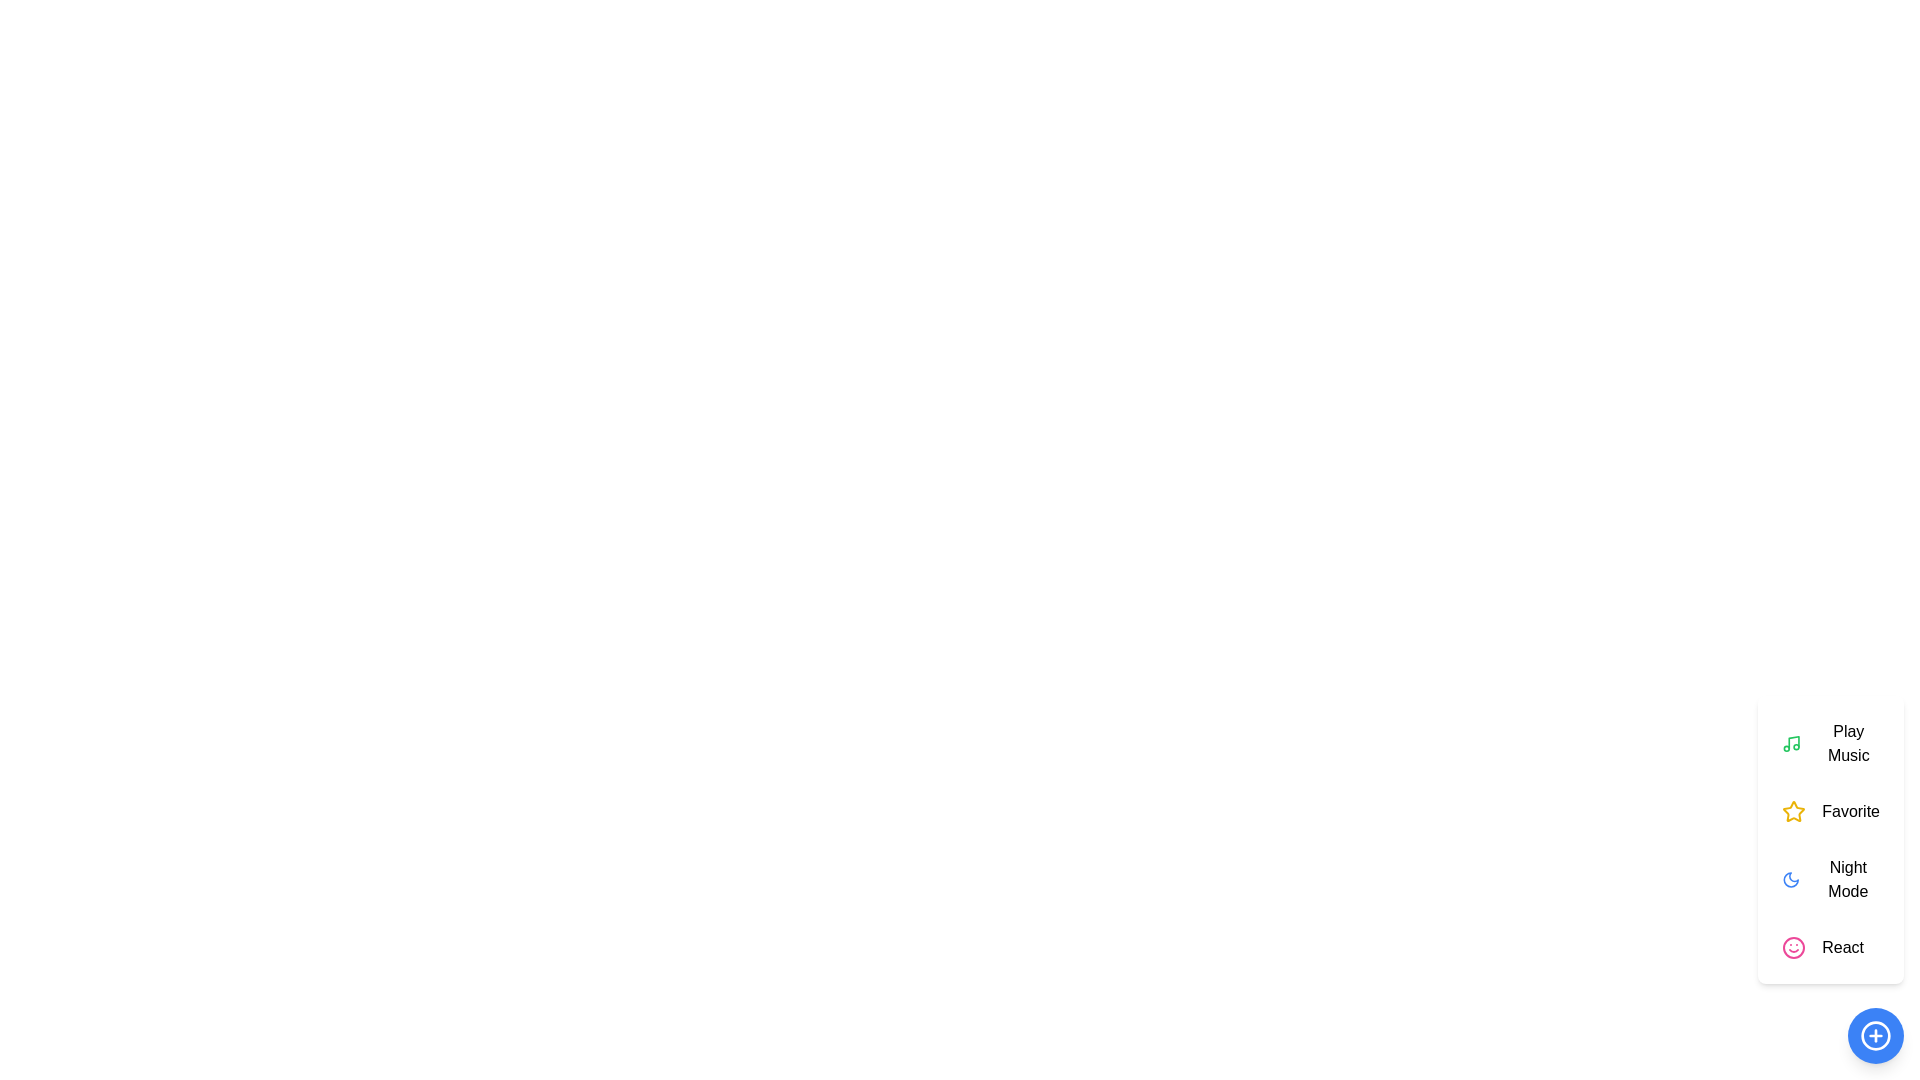 The height and width of the screenshot is (1080, 1920). I want to click on main toggle button to toggle the visibility of the actions, so click(1875, 1035).